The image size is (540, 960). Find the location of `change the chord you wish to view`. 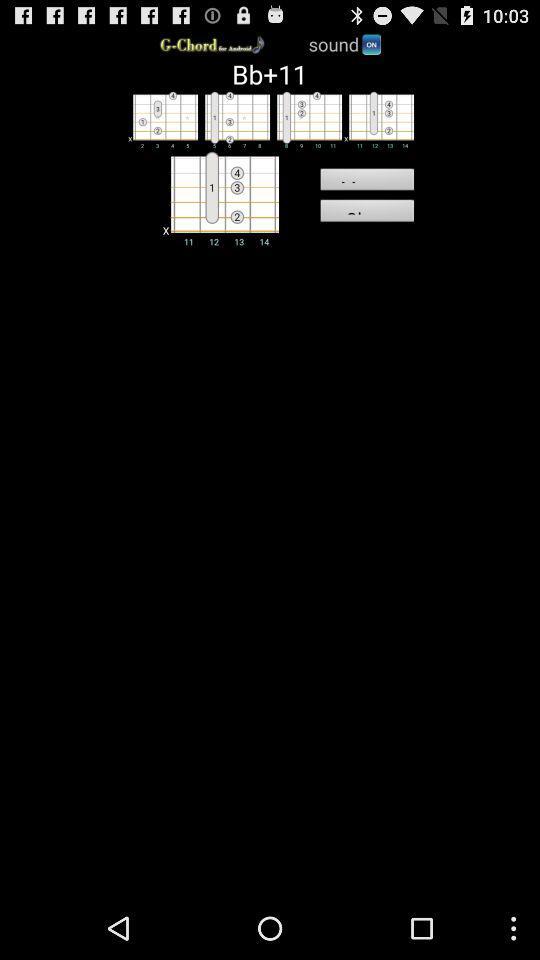

change the chord you wish to view is located at coordinates (378, 119).